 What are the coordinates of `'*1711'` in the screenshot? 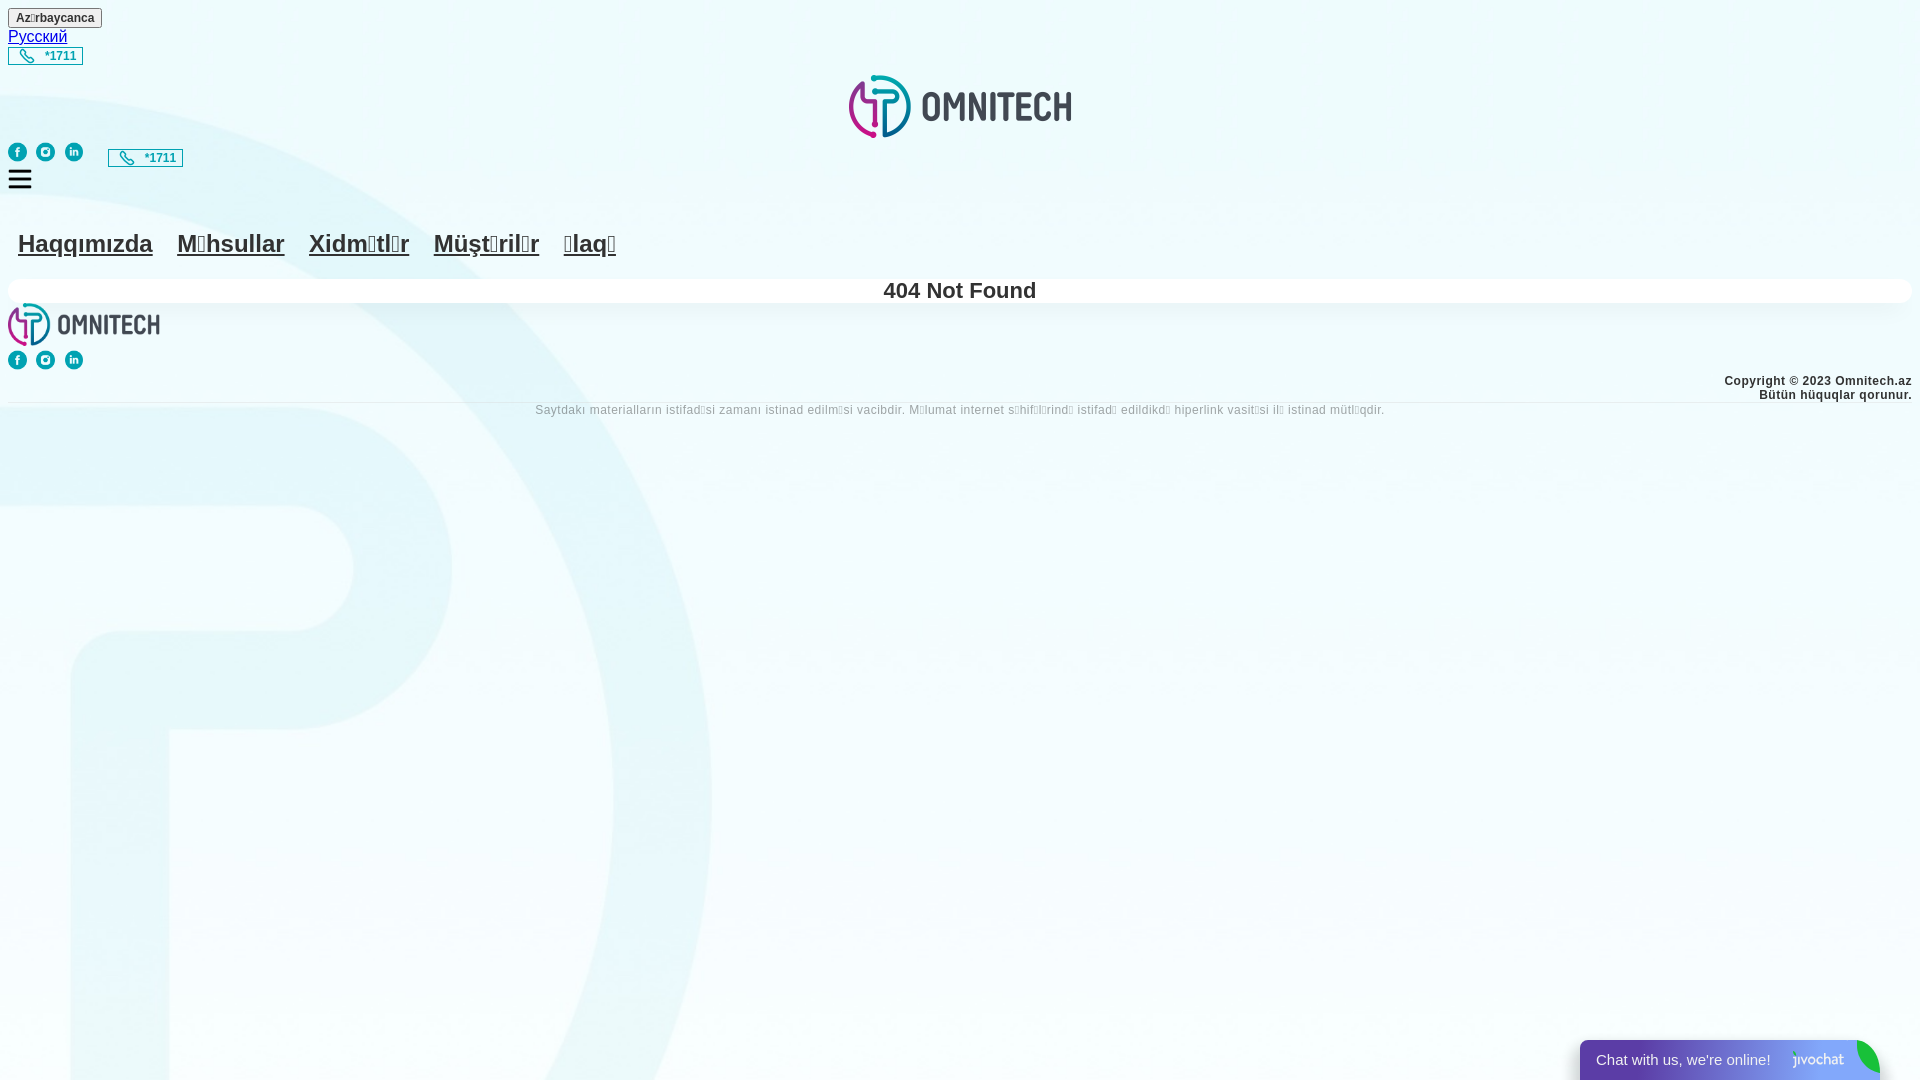 It's located at (45, 55).